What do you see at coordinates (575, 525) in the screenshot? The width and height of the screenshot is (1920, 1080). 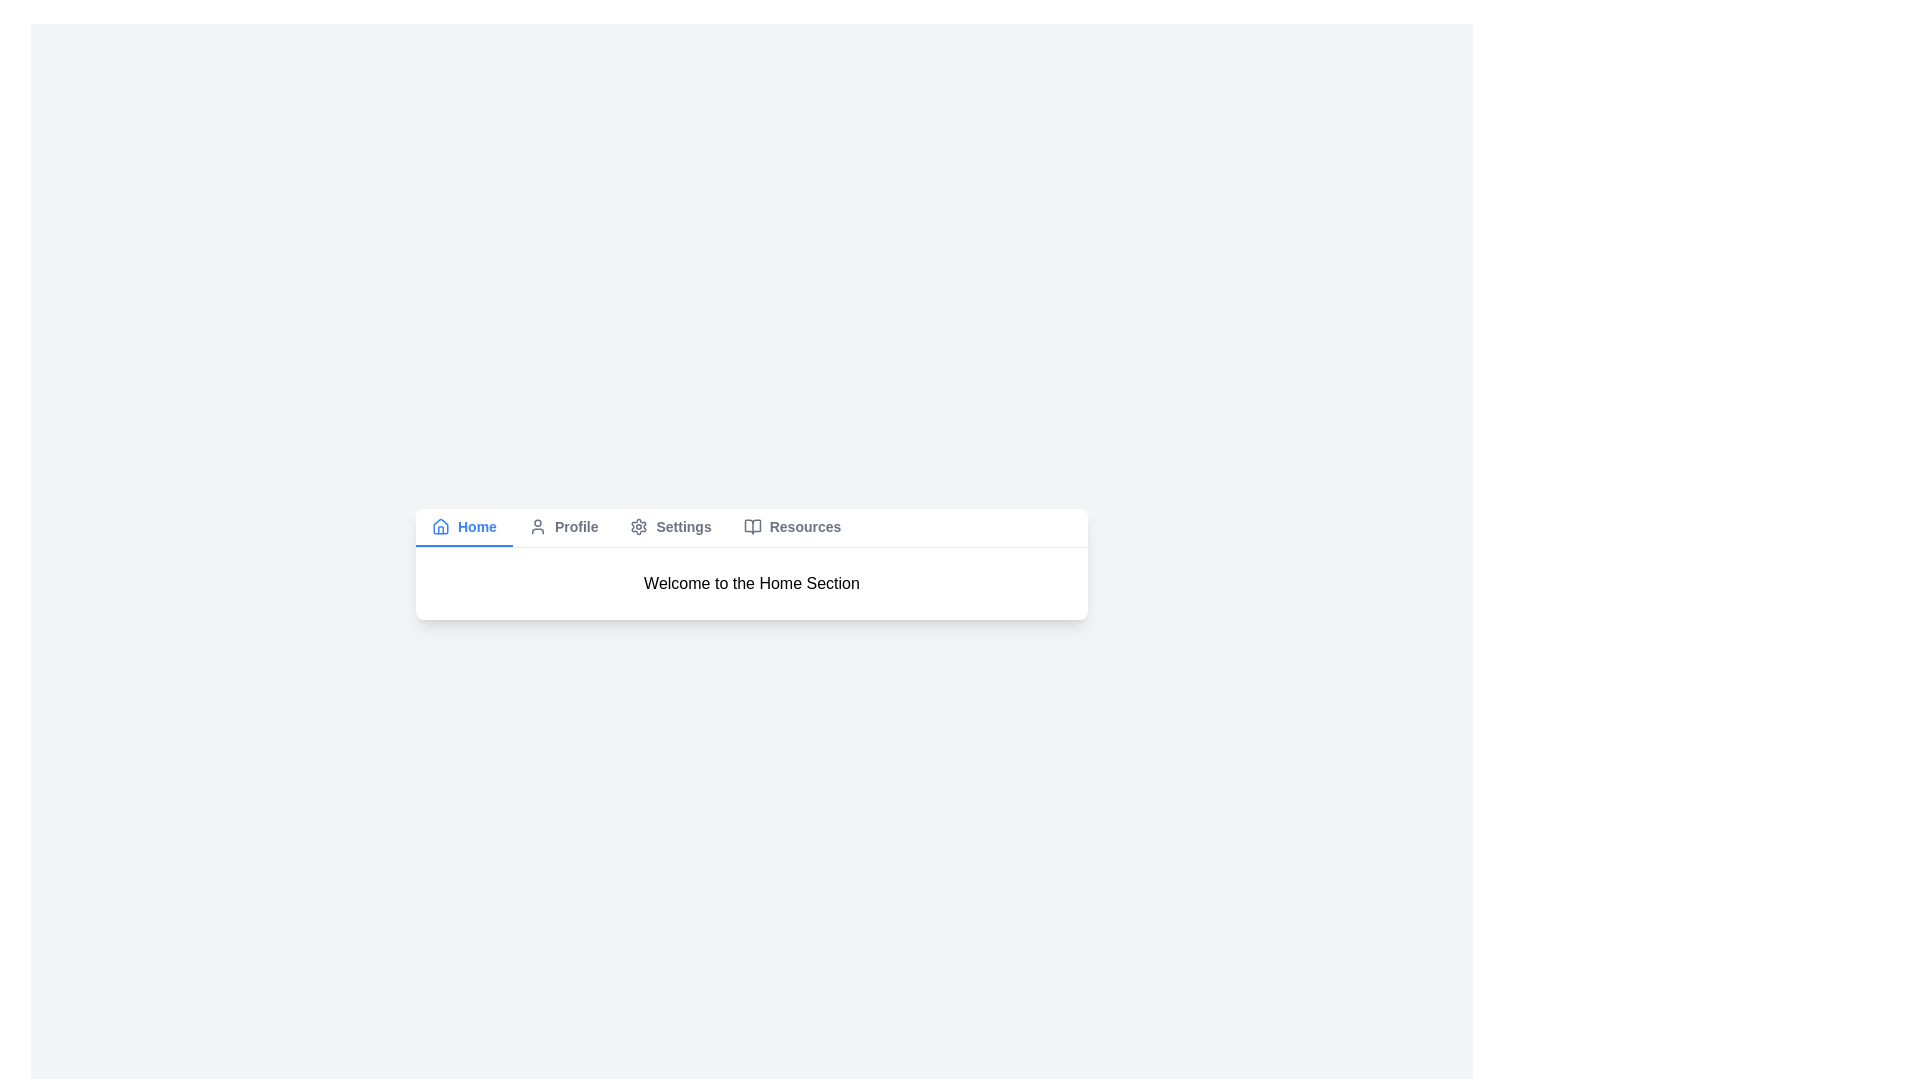 I see `the Text Label in the navigation bar that serves as a link to the user profile or account settings page` at bounding box center [575, 525].